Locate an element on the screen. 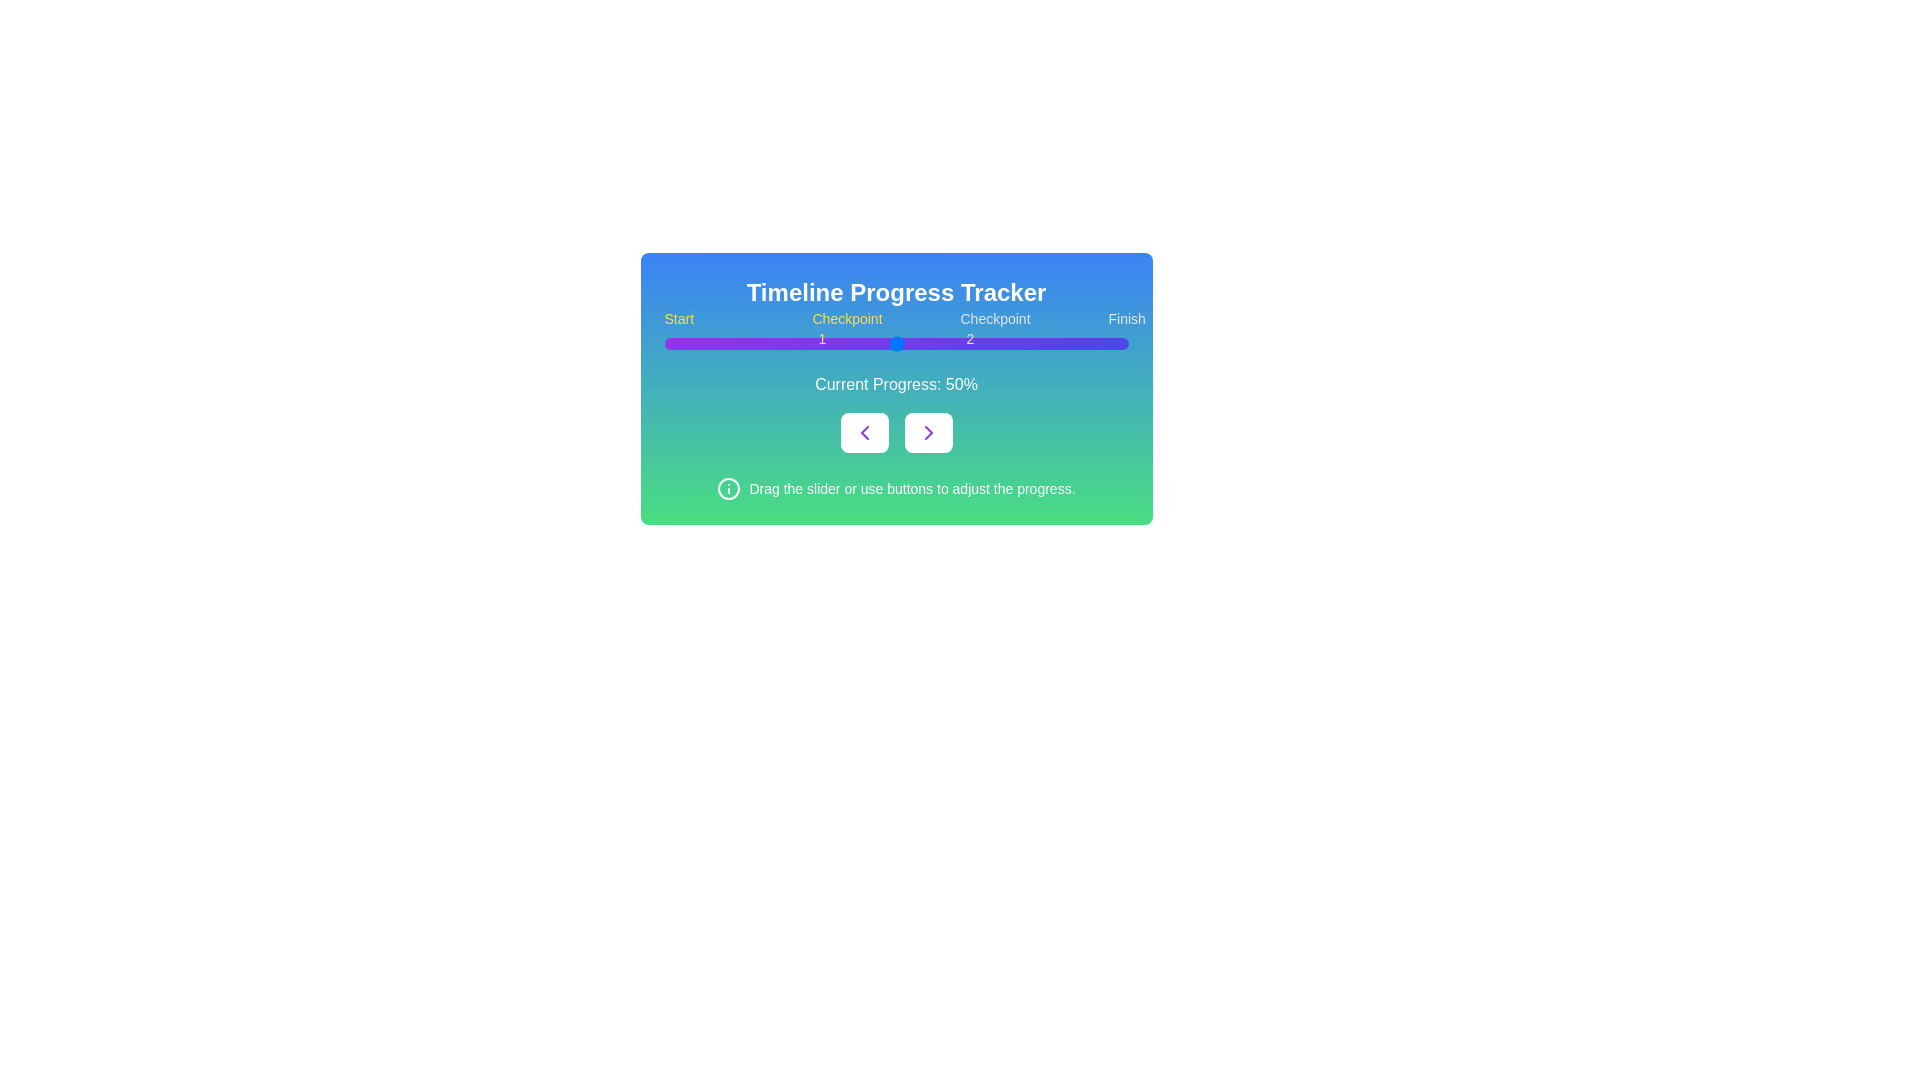  the slider is located at coordinates (1104, 342).